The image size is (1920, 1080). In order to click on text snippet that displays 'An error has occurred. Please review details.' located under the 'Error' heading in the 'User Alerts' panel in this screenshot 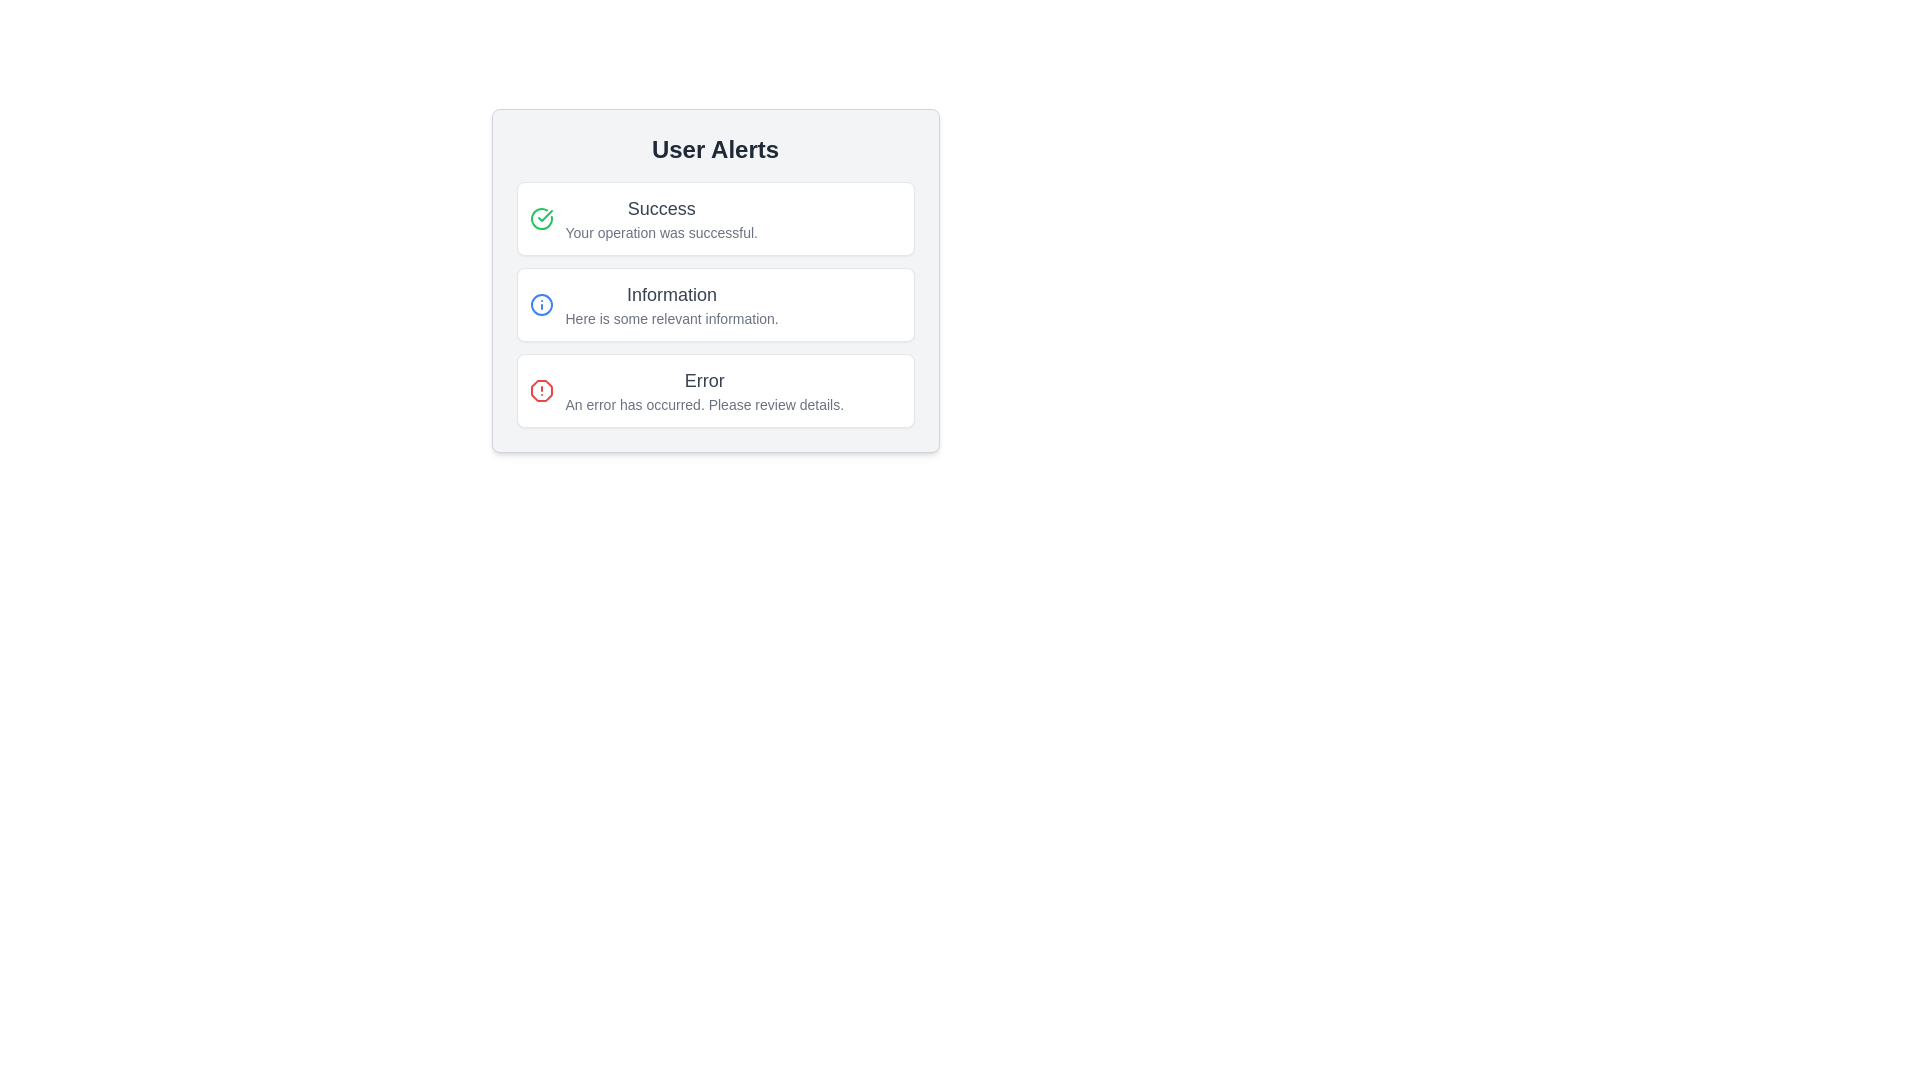, I will do `click(704, 405)`.